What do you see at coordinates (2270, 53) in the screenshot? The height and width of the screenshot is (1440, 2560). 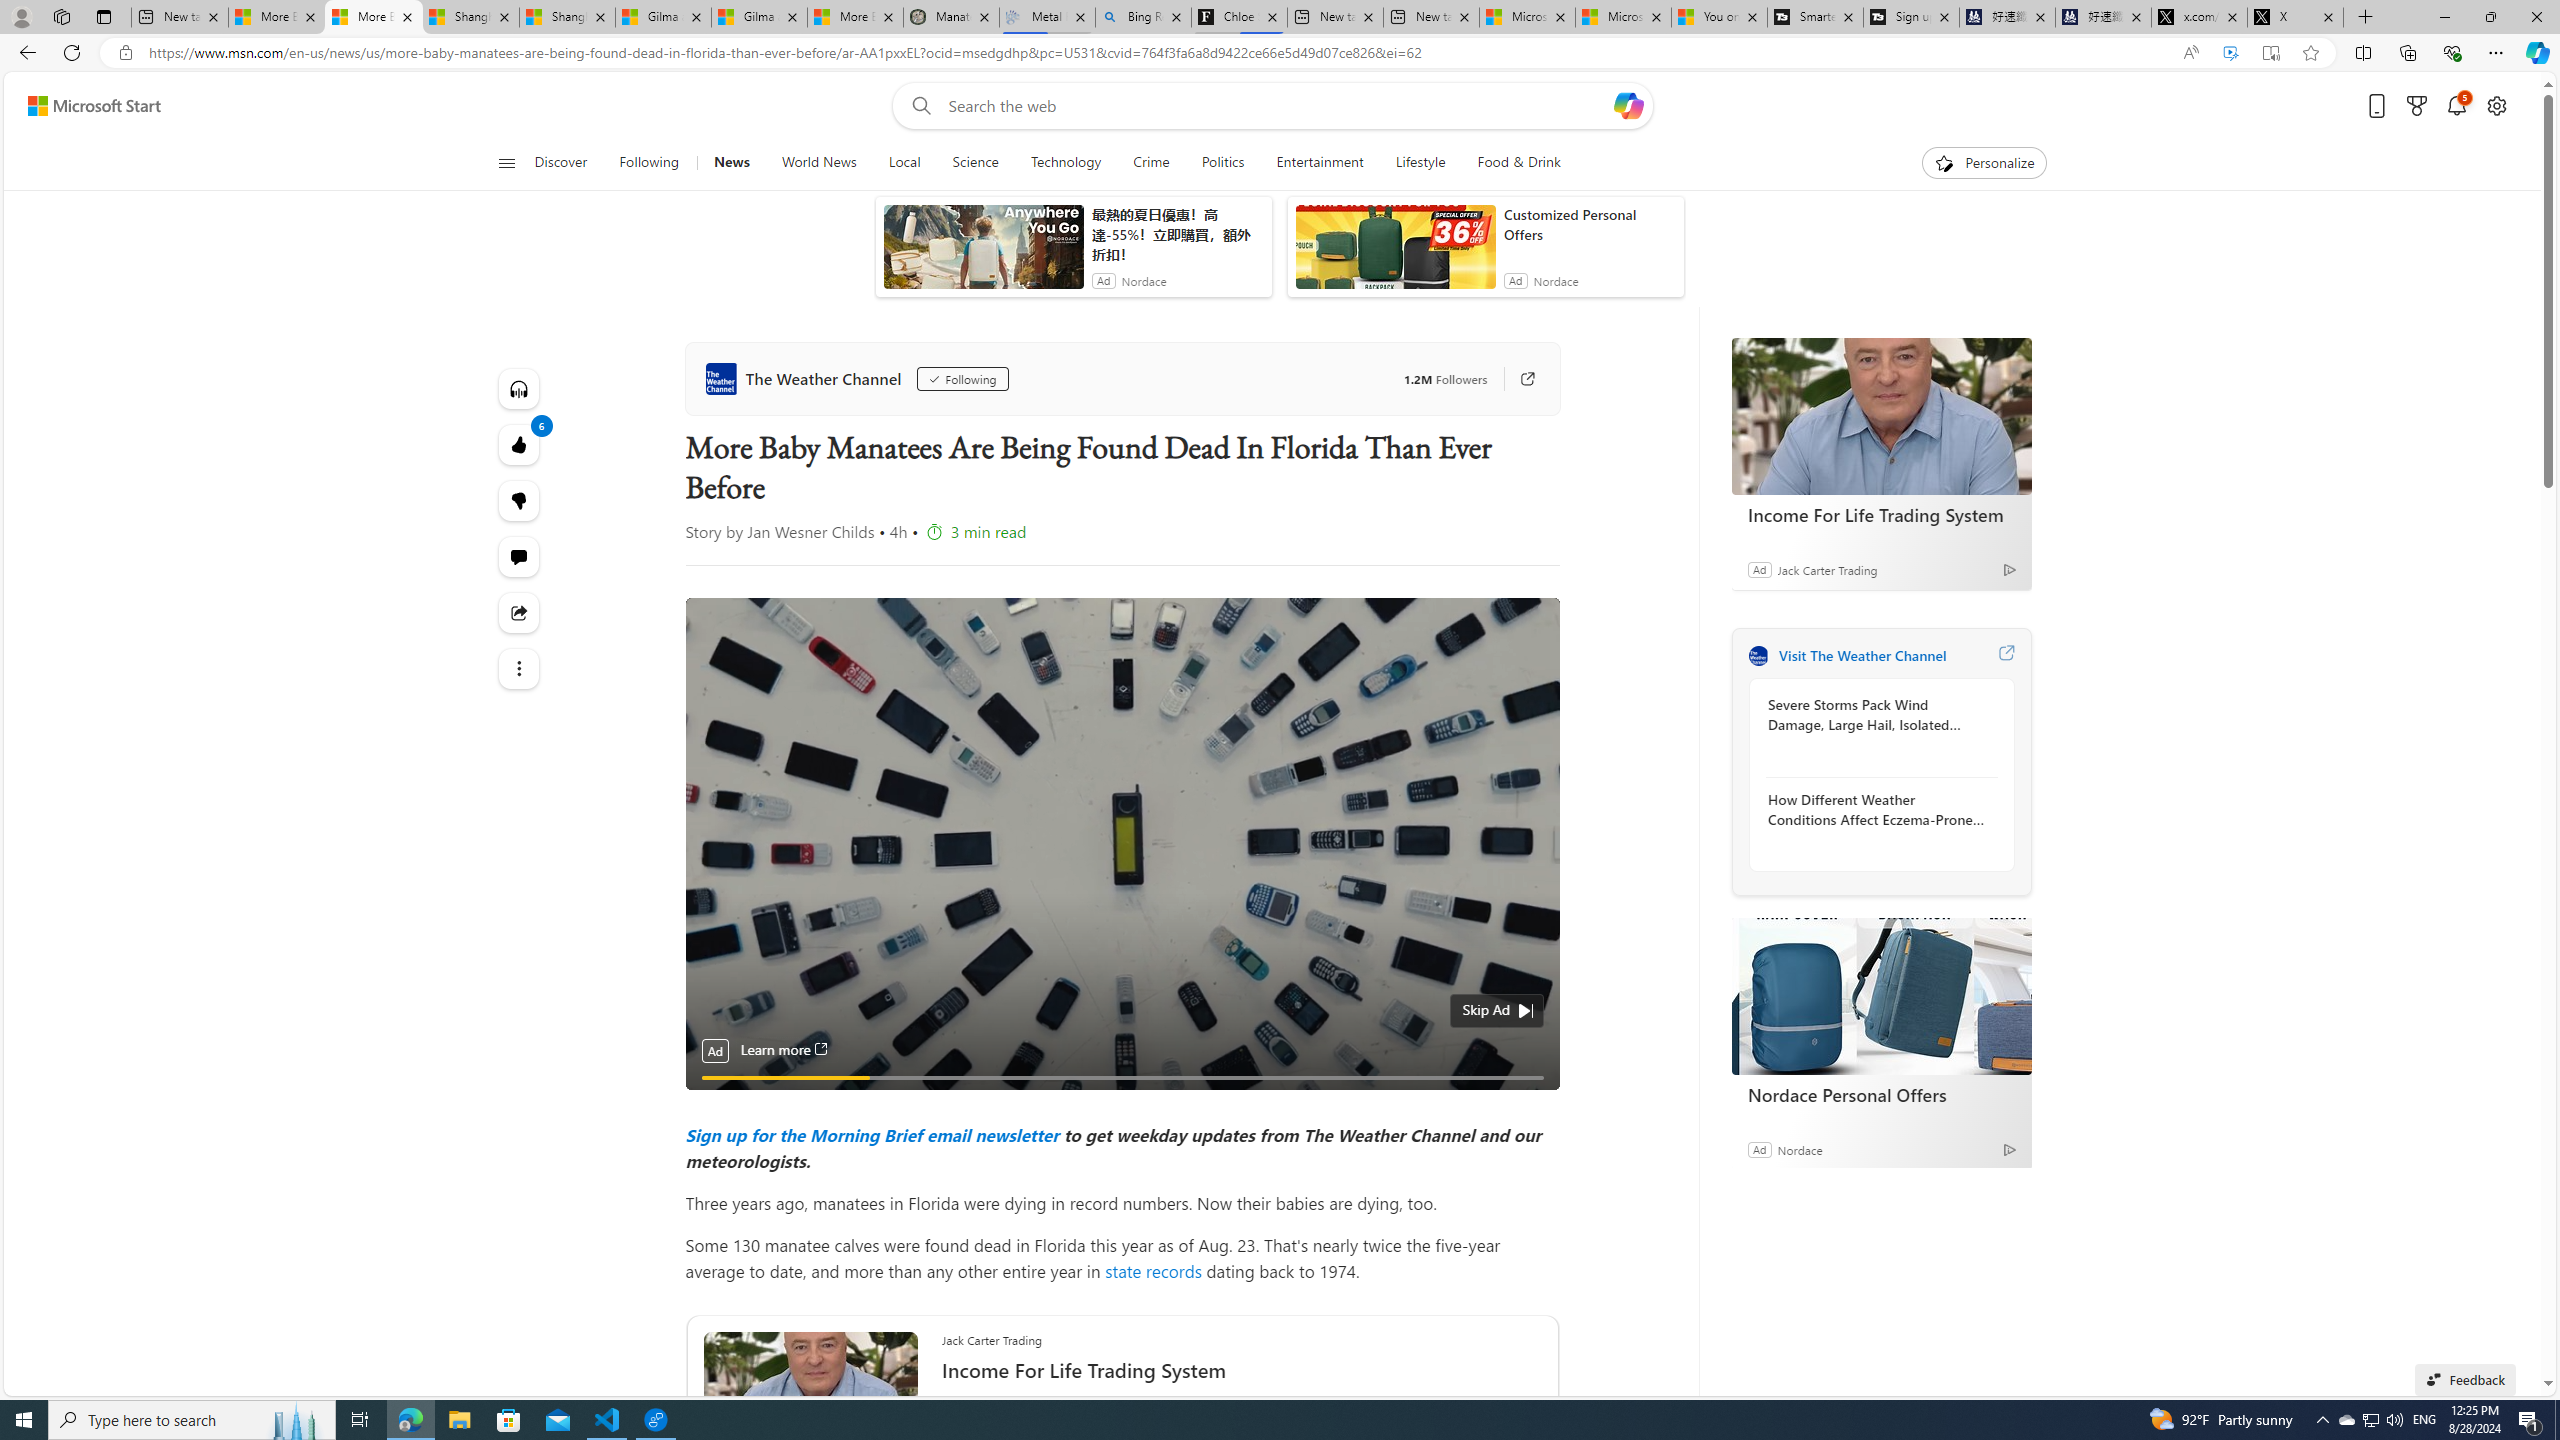 I see `'Enter Immersive Reader (F9)'` at bounding box center [2270, 53].